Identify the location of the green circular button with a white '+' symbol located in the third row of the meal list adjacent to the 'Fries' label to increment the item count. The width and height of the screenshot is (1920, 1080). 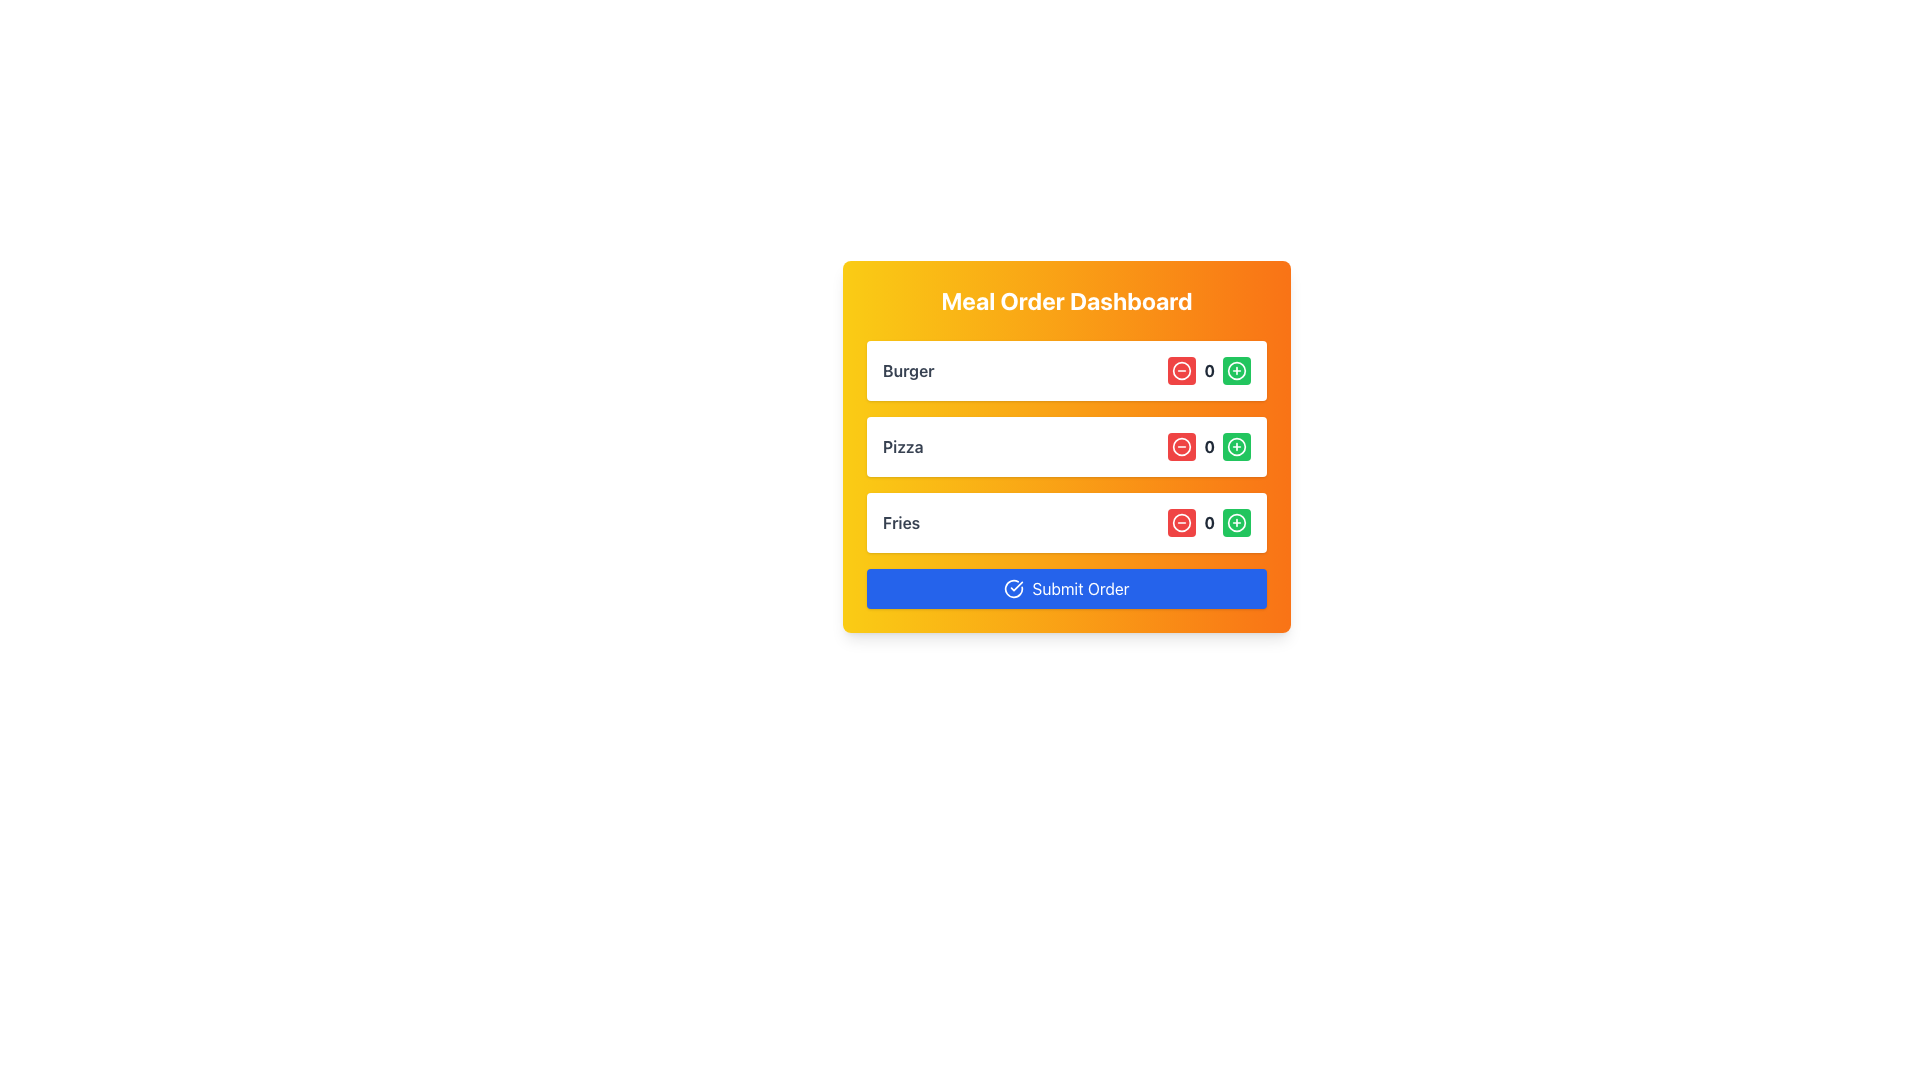
(1236, 522).